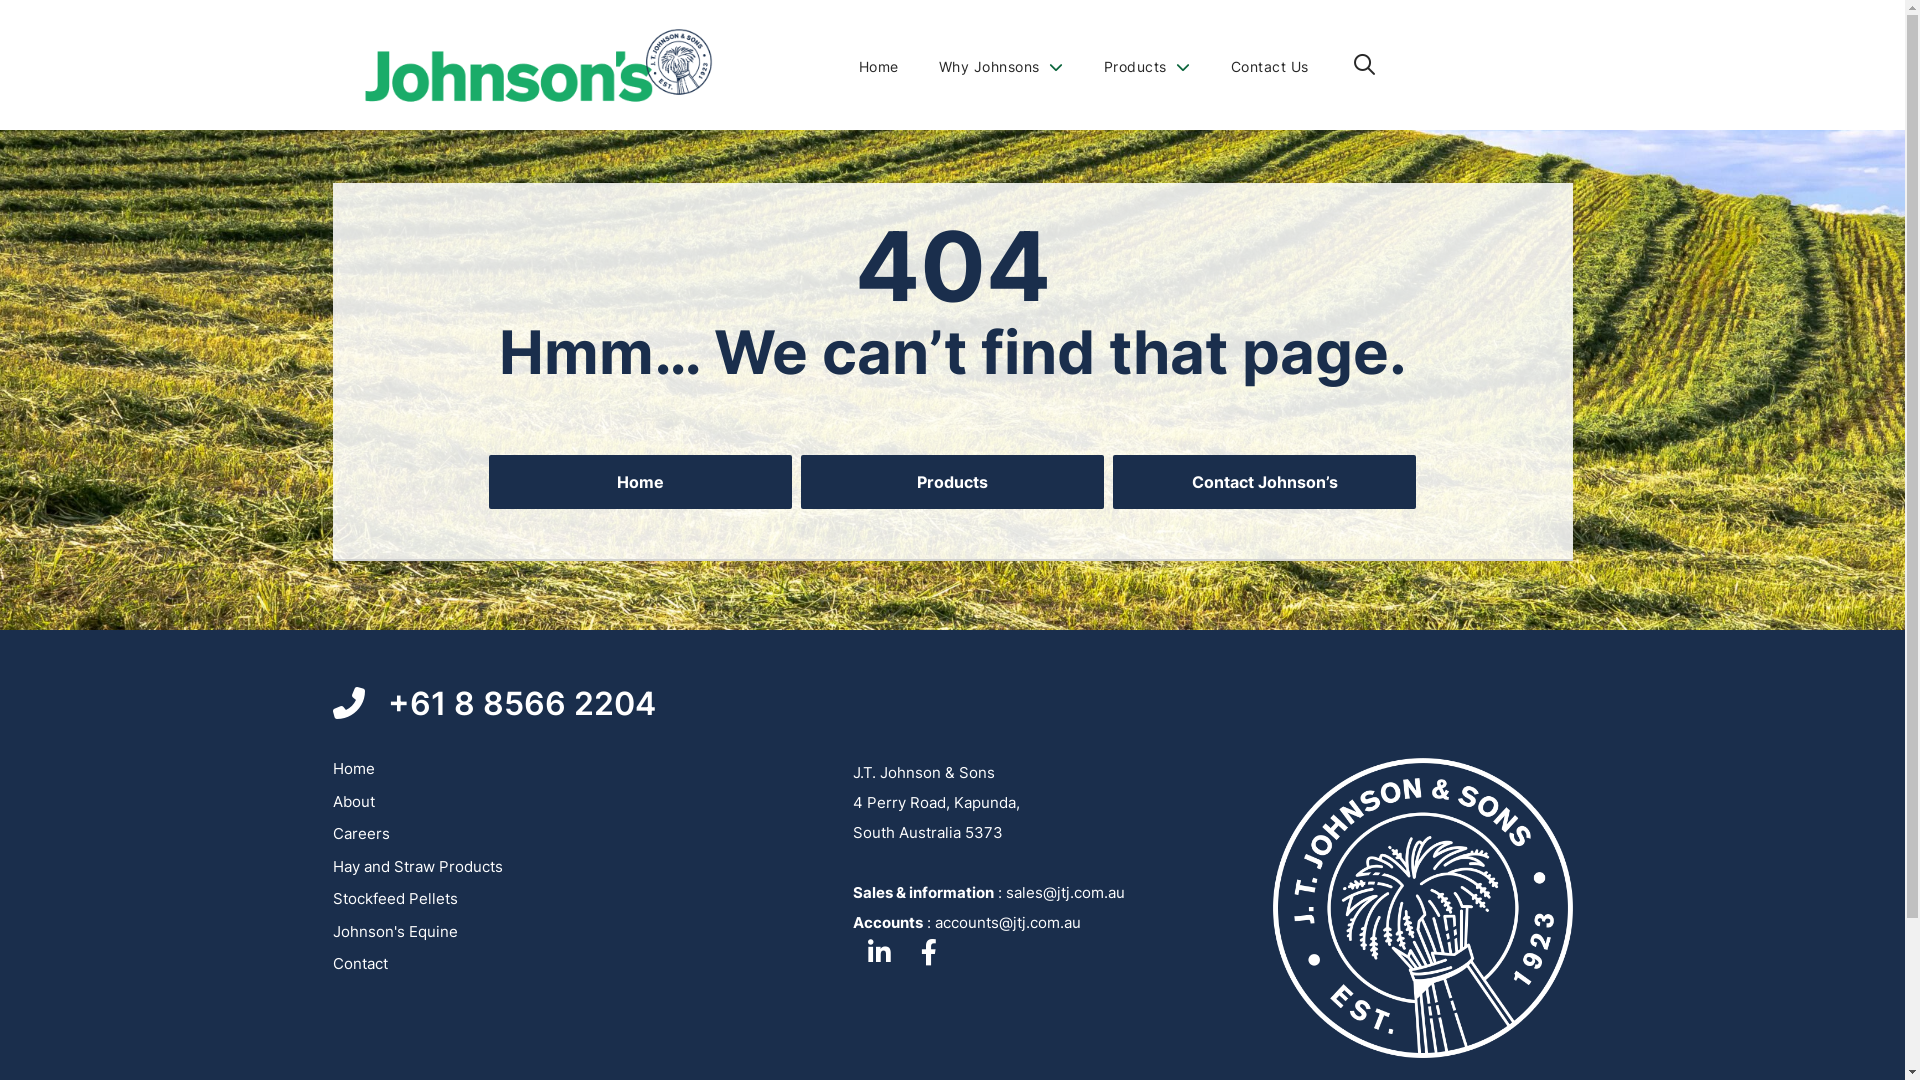 This screenshot has height=1080, width=1920. I want to click on 'Hay and Straw Products', so click(416, 865).